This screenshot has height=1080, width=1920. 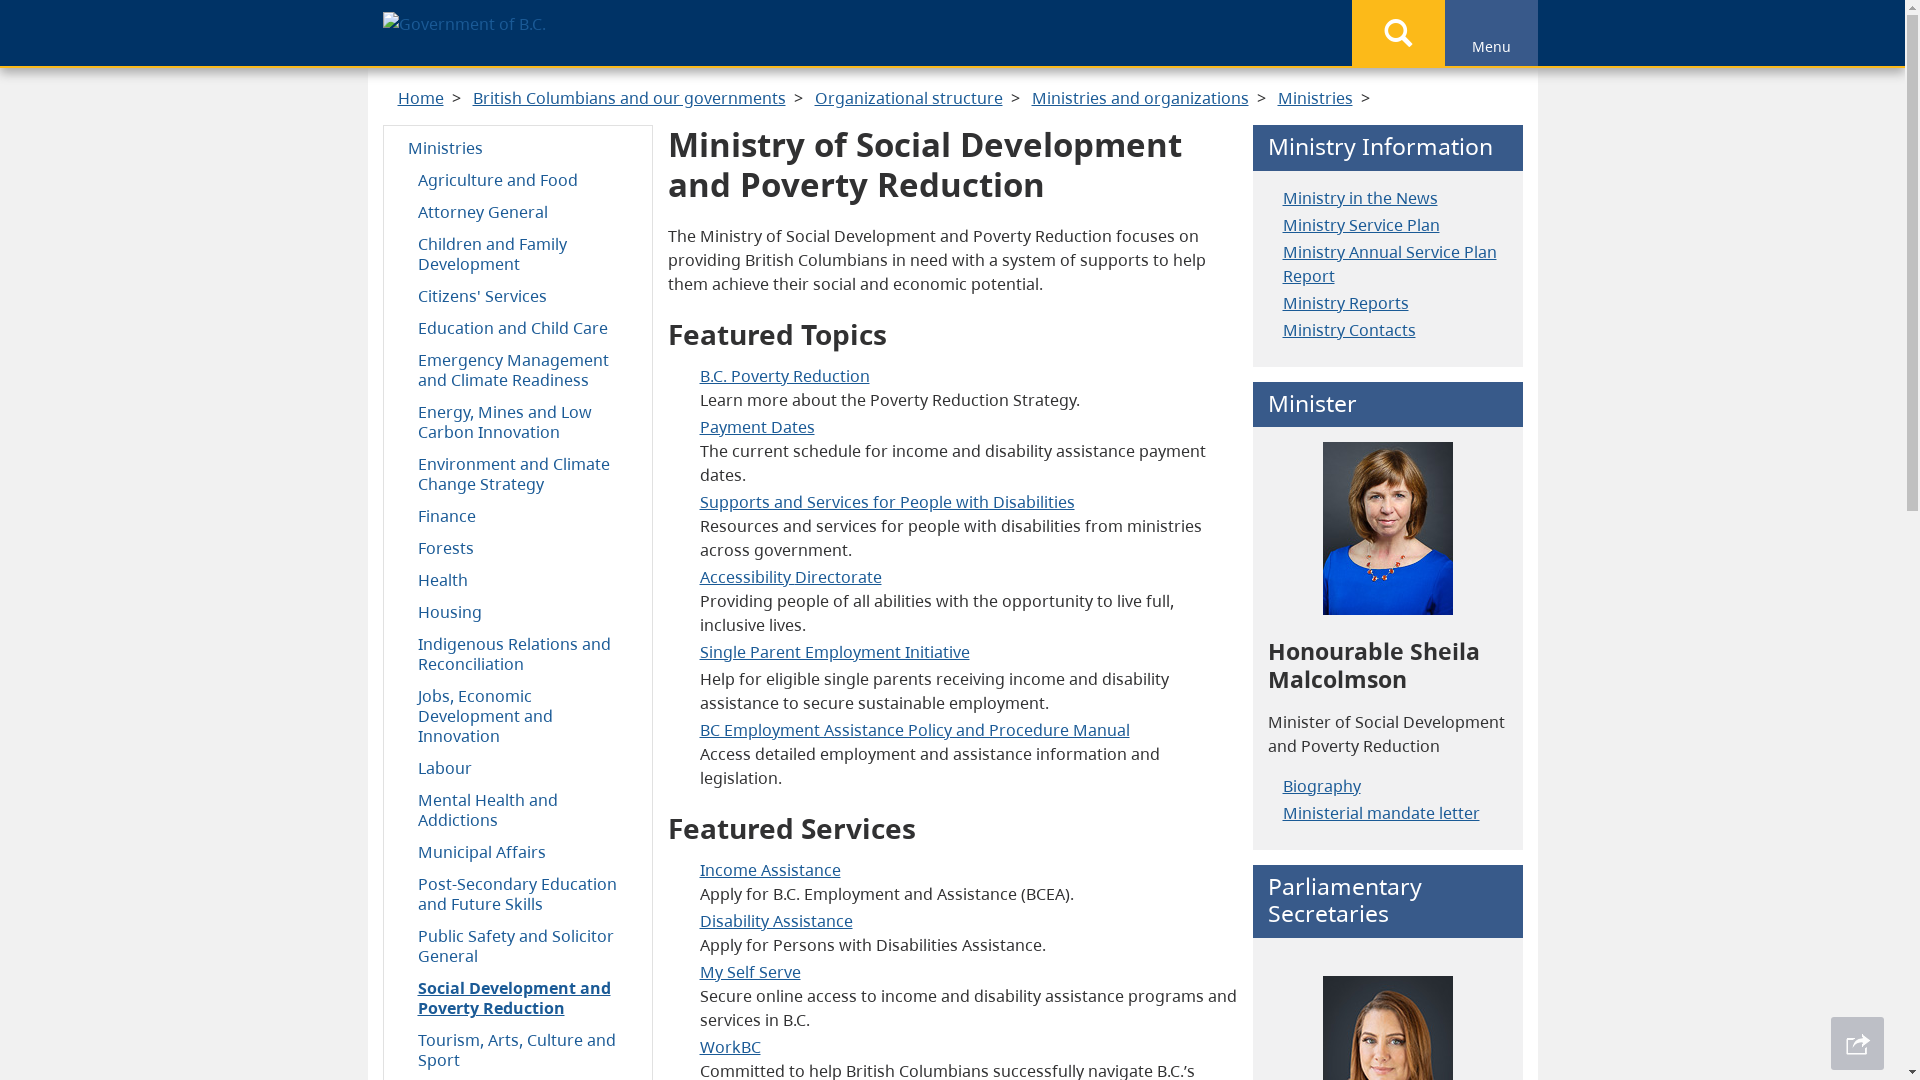 I want to click on 'Post-Secondary Education and Future Skills', so click(x=518, y=892).